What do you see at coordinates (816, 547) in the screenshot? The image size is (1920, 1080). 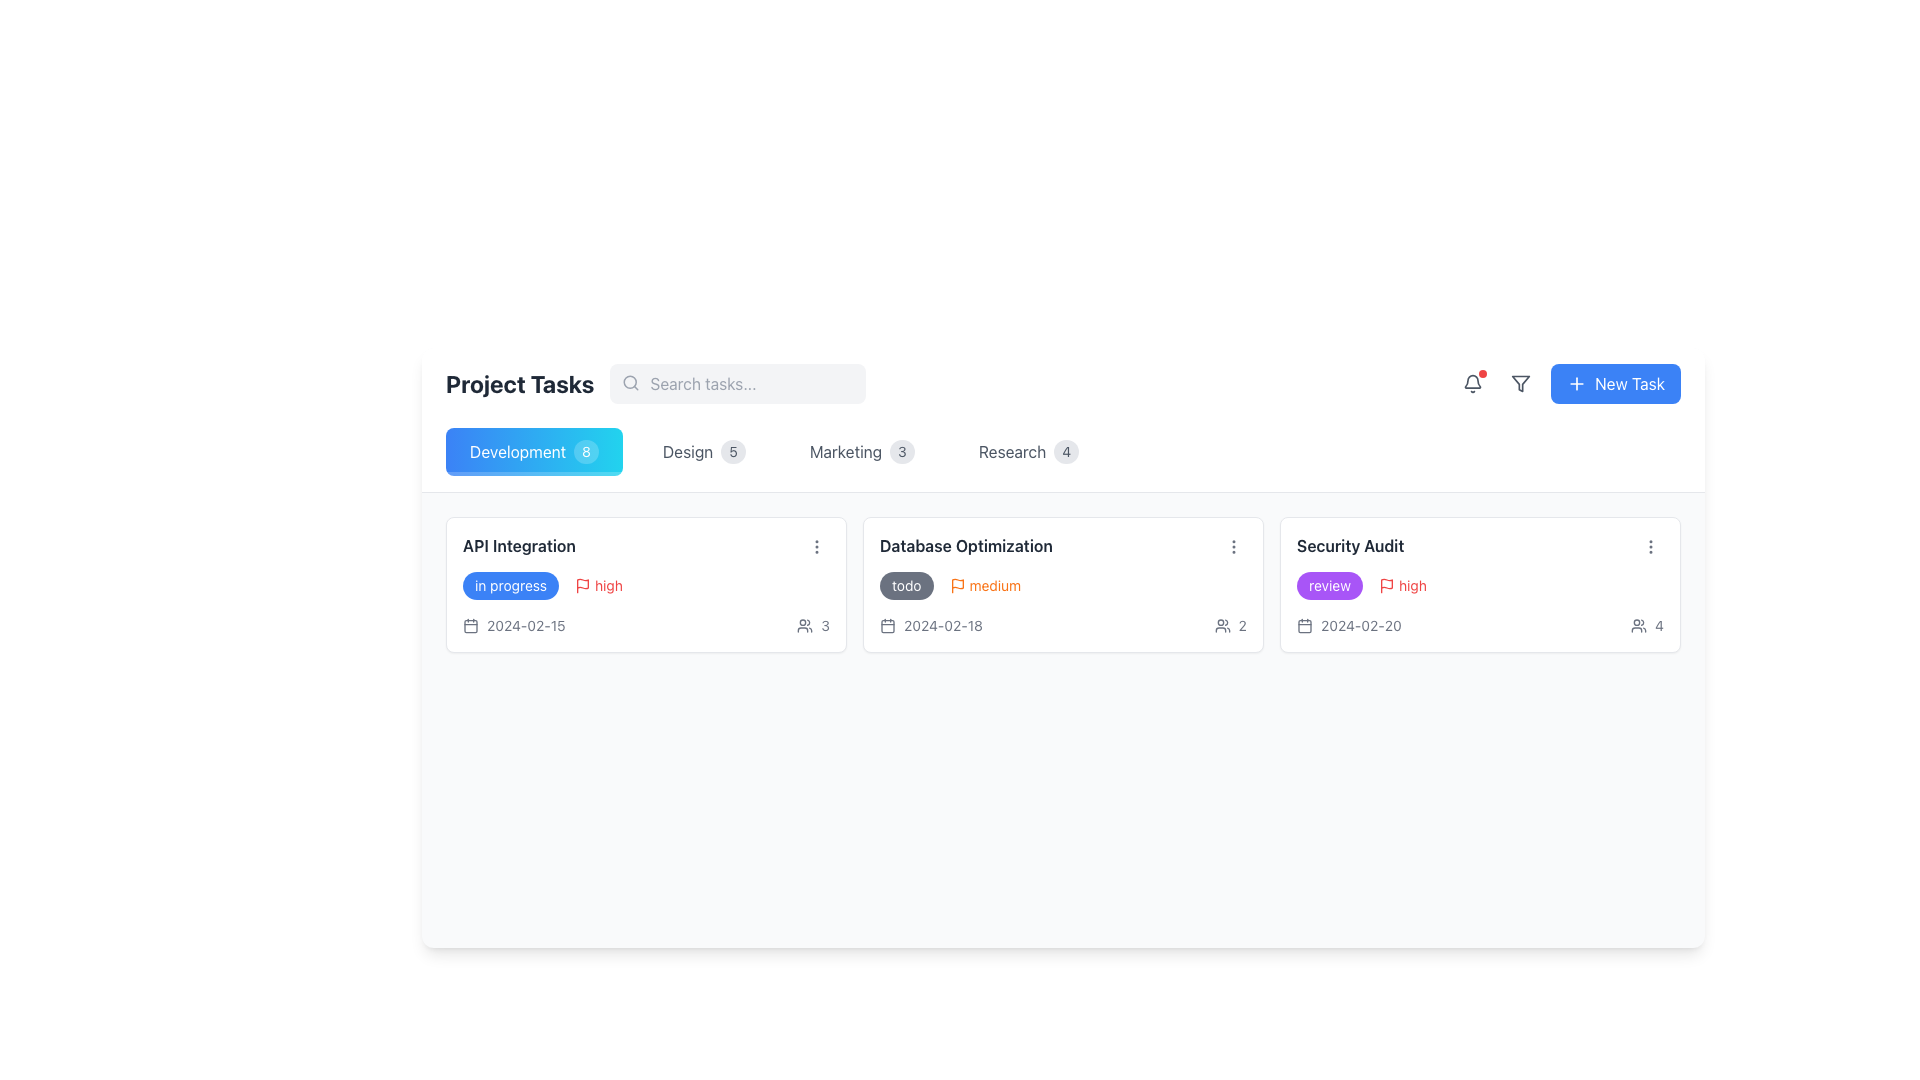 I see `the vertically-aligned ellipsis icon, which consists of three circular dots arranged vertically and is located in the upper-right corner of the 'Database Optimization' card` at bounding box center [816, 547].